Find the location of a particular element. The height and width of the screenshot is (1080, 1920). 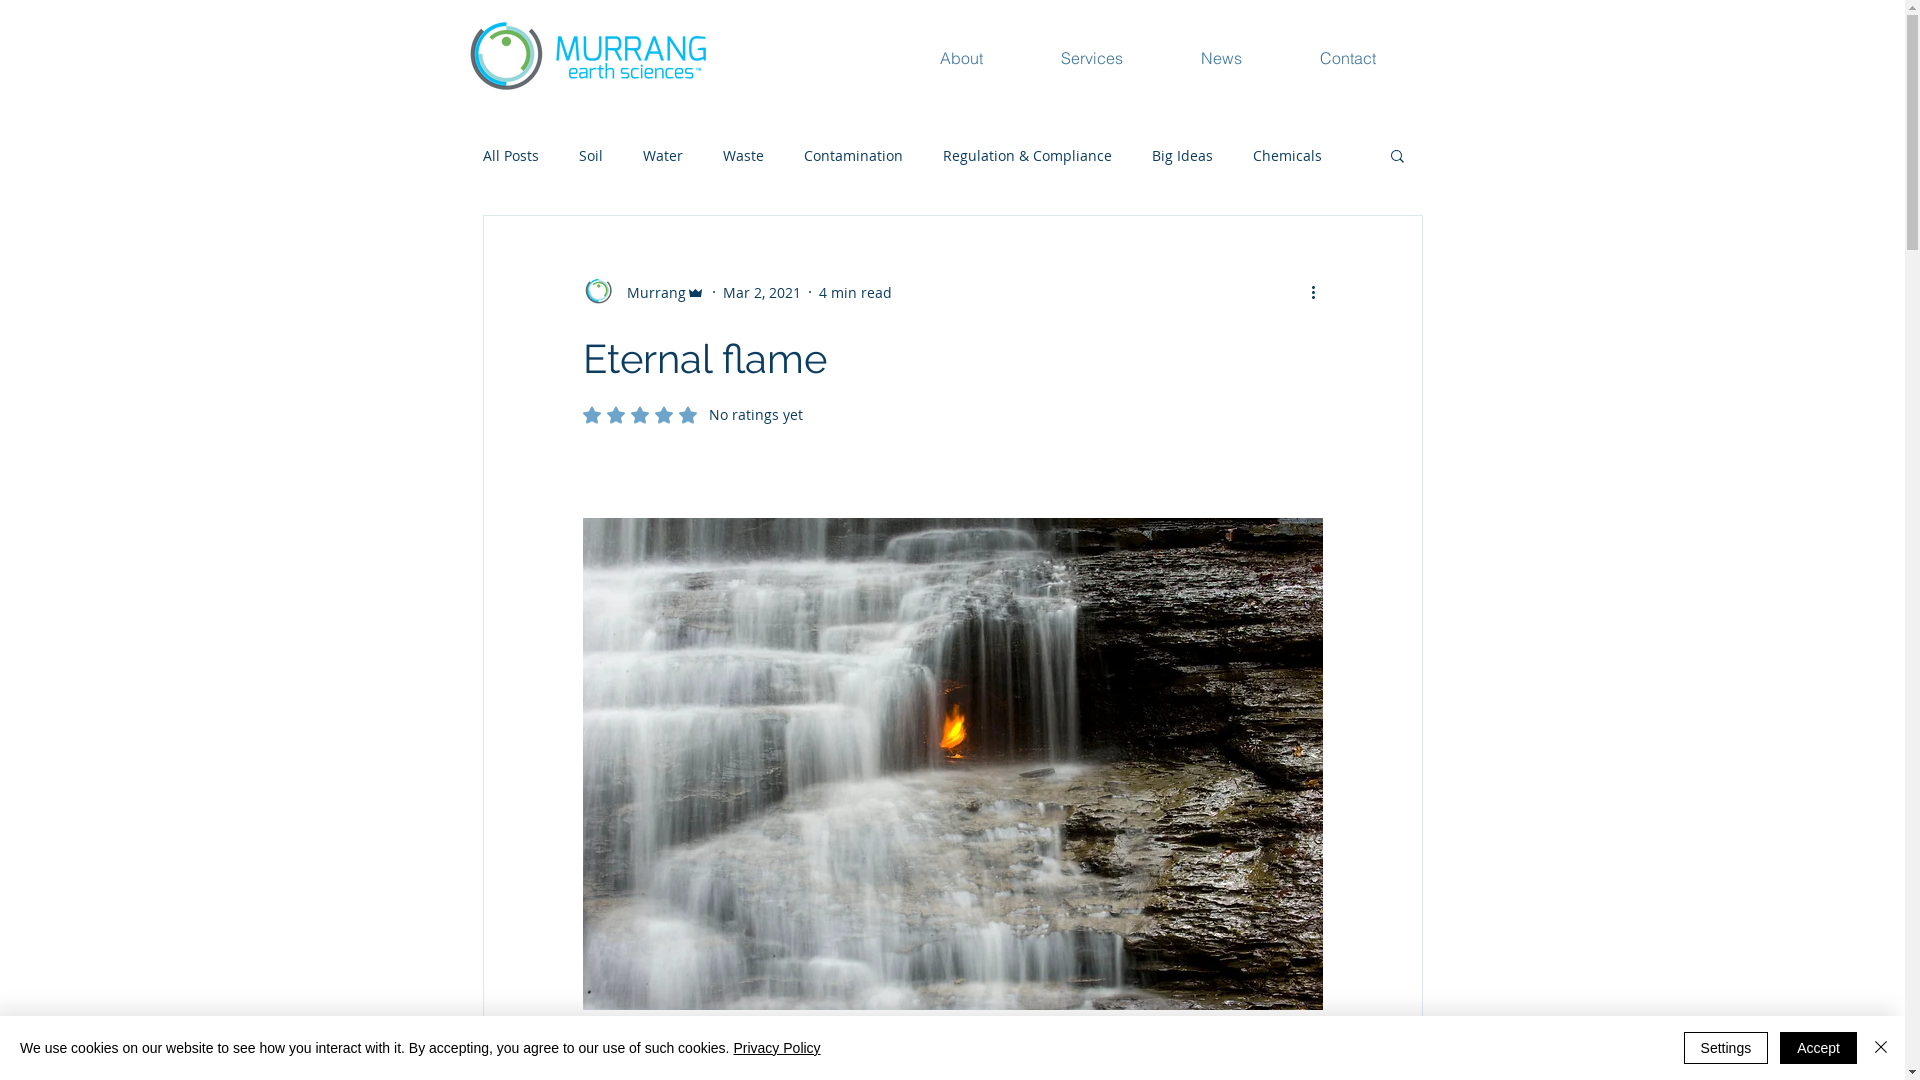

'Contact' is located at coordinates (1310, 56).